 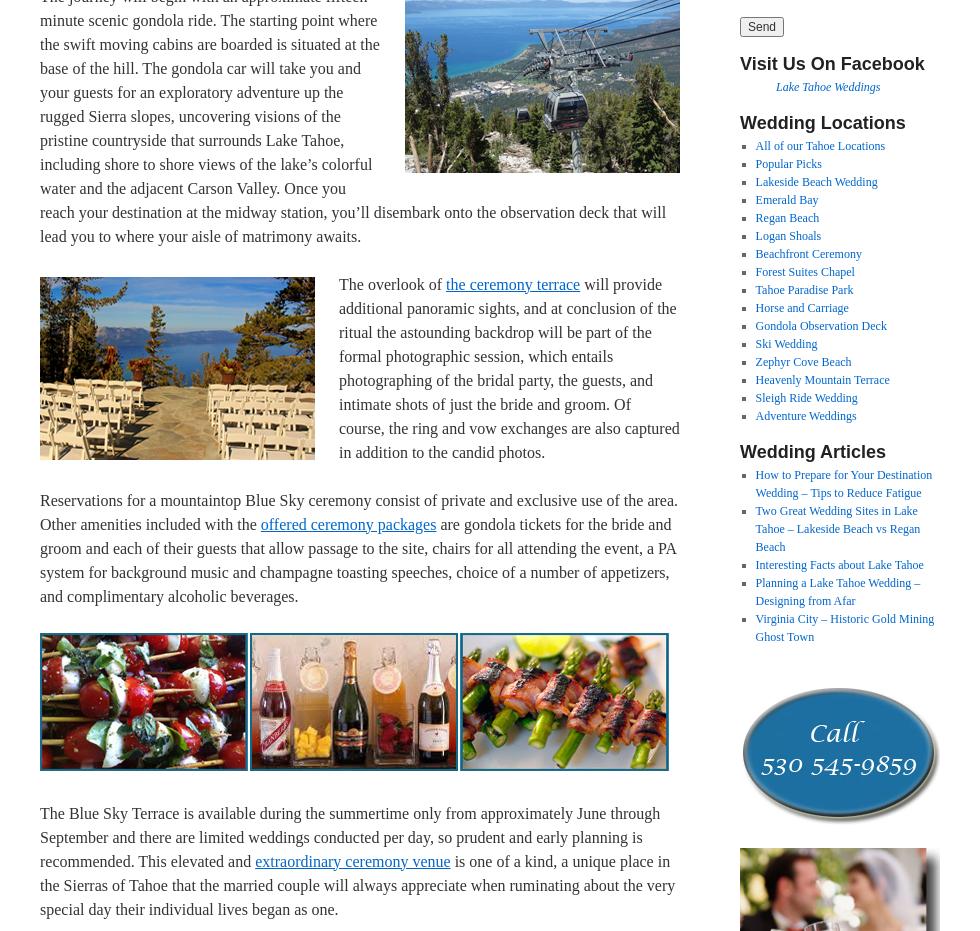 I want to click on 'are gondola tickets for the bride and groom and each of their guests that allow passage to the site, chairs for all attending the event, a PA system for background music and champagne toasting speeches, choice of a number of appetizers, and complimentary alcoholic beverages.', so click(x=357, y=558).